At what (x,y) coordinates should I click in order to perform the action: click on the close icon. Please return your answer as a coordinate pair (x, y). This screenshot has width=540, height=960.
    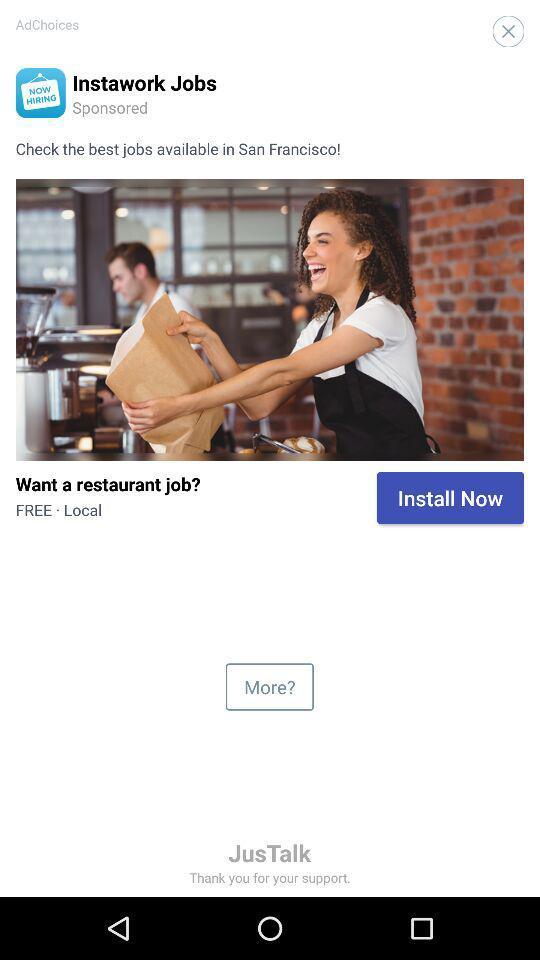
    Looking at the image, I should click on (508, 30).